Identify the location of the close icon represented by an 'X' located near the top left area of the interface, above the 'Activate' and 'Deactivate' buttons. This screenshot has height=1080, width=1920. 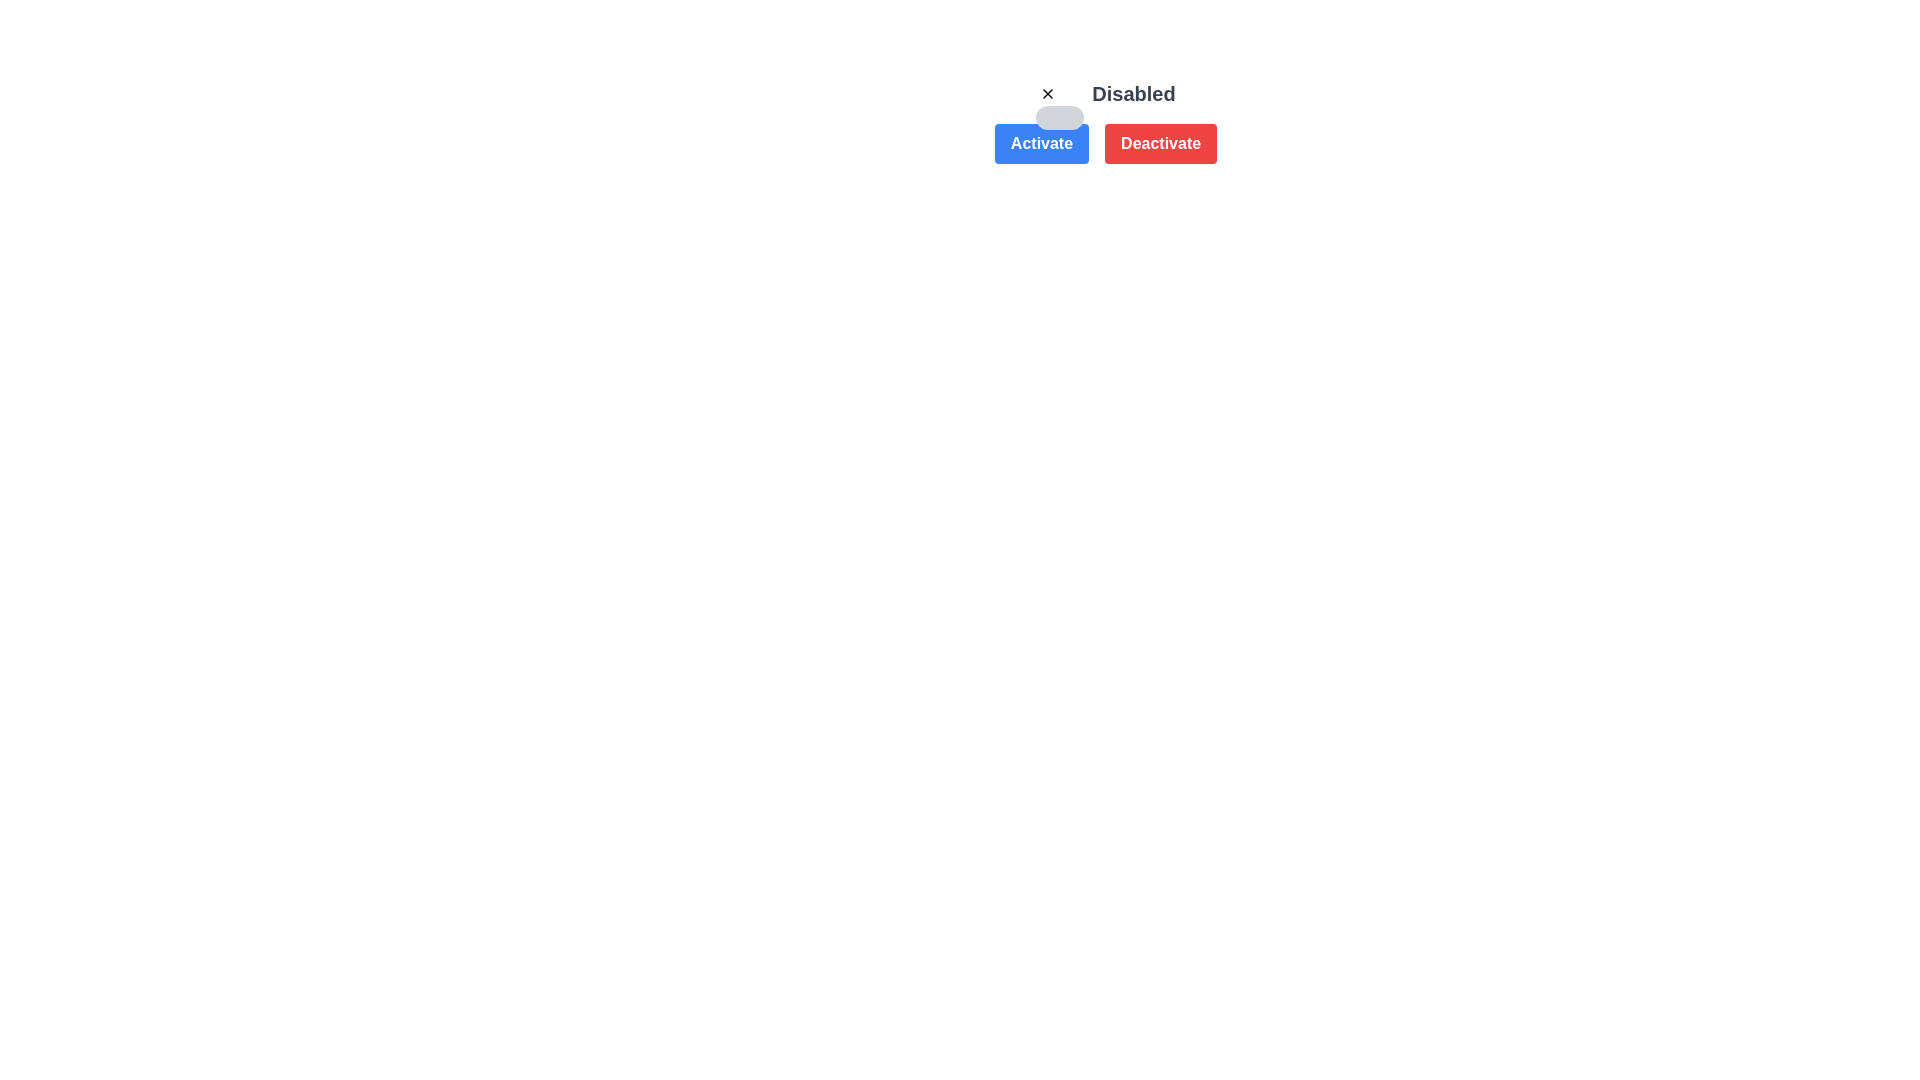
(1047, 93).